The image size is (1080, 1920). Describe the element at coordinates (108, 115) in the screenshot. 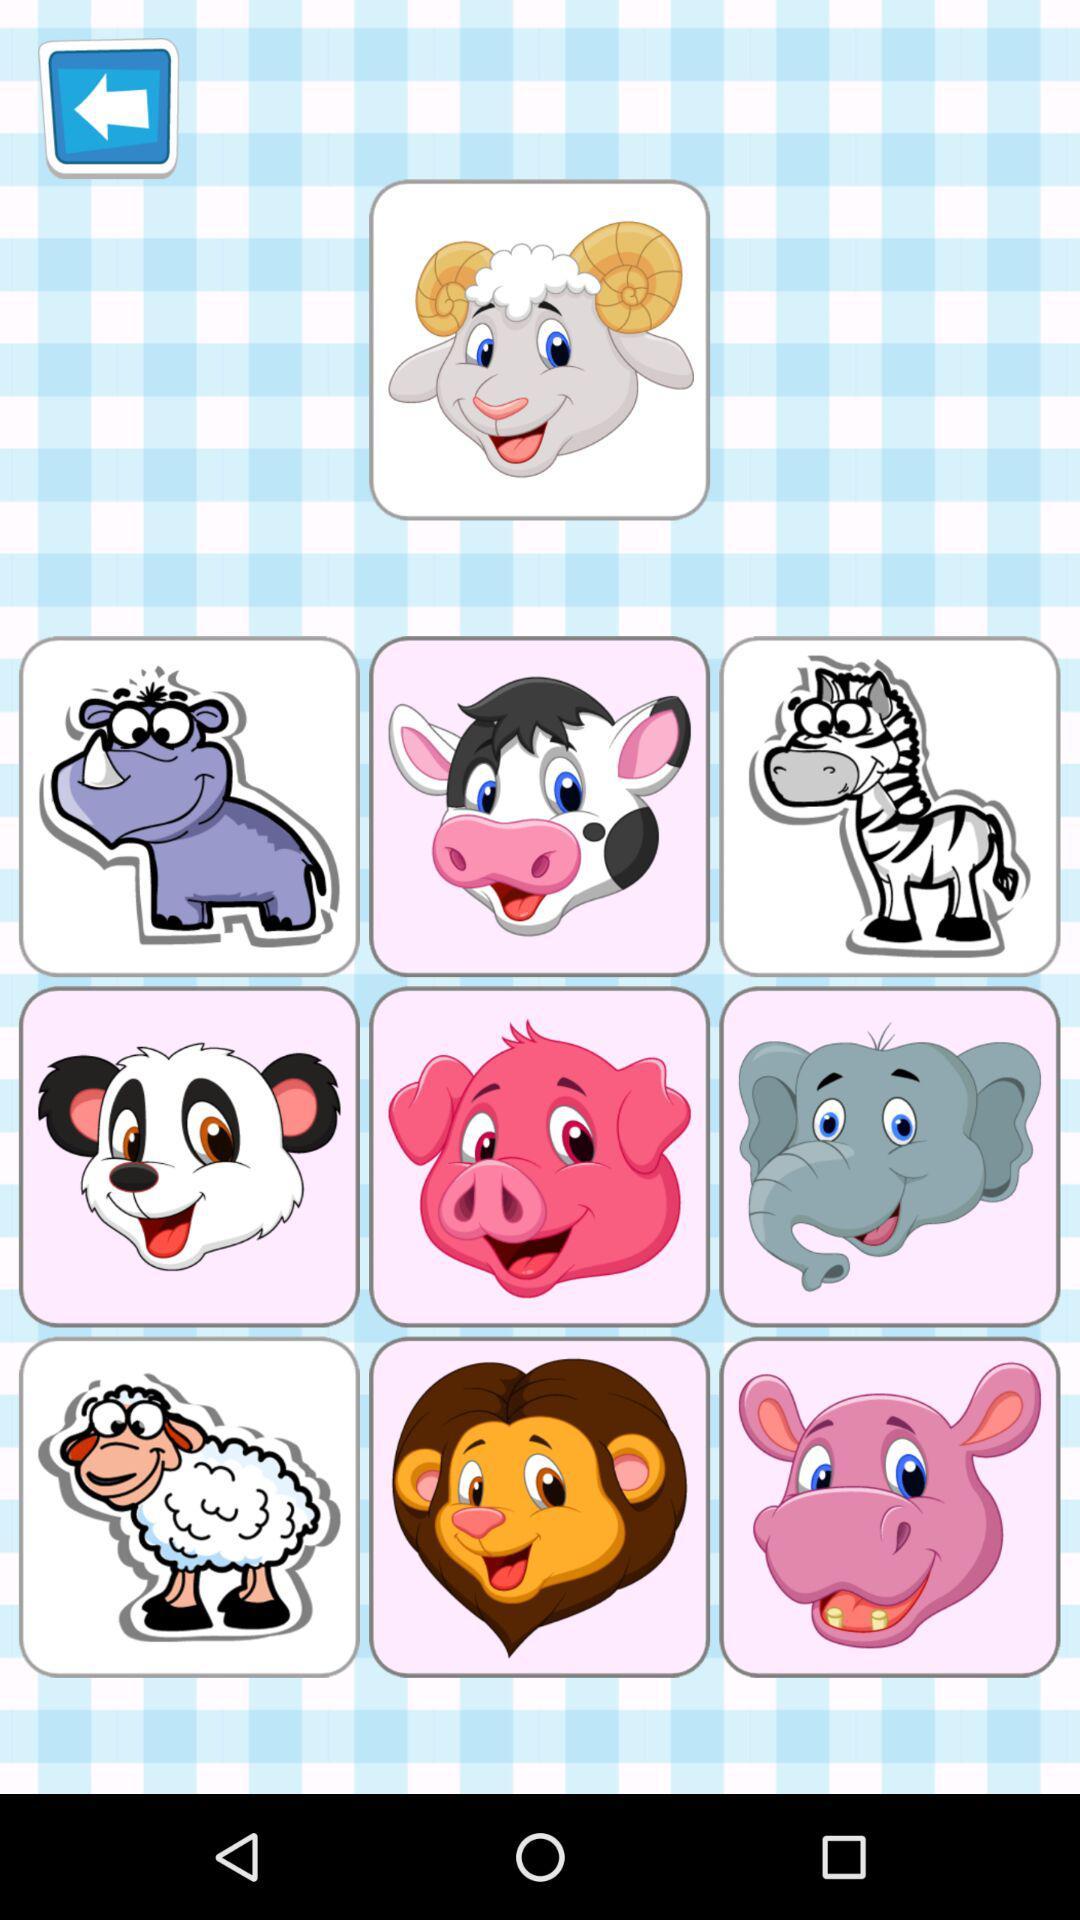

I see `the arrow_backward icon` at that location.